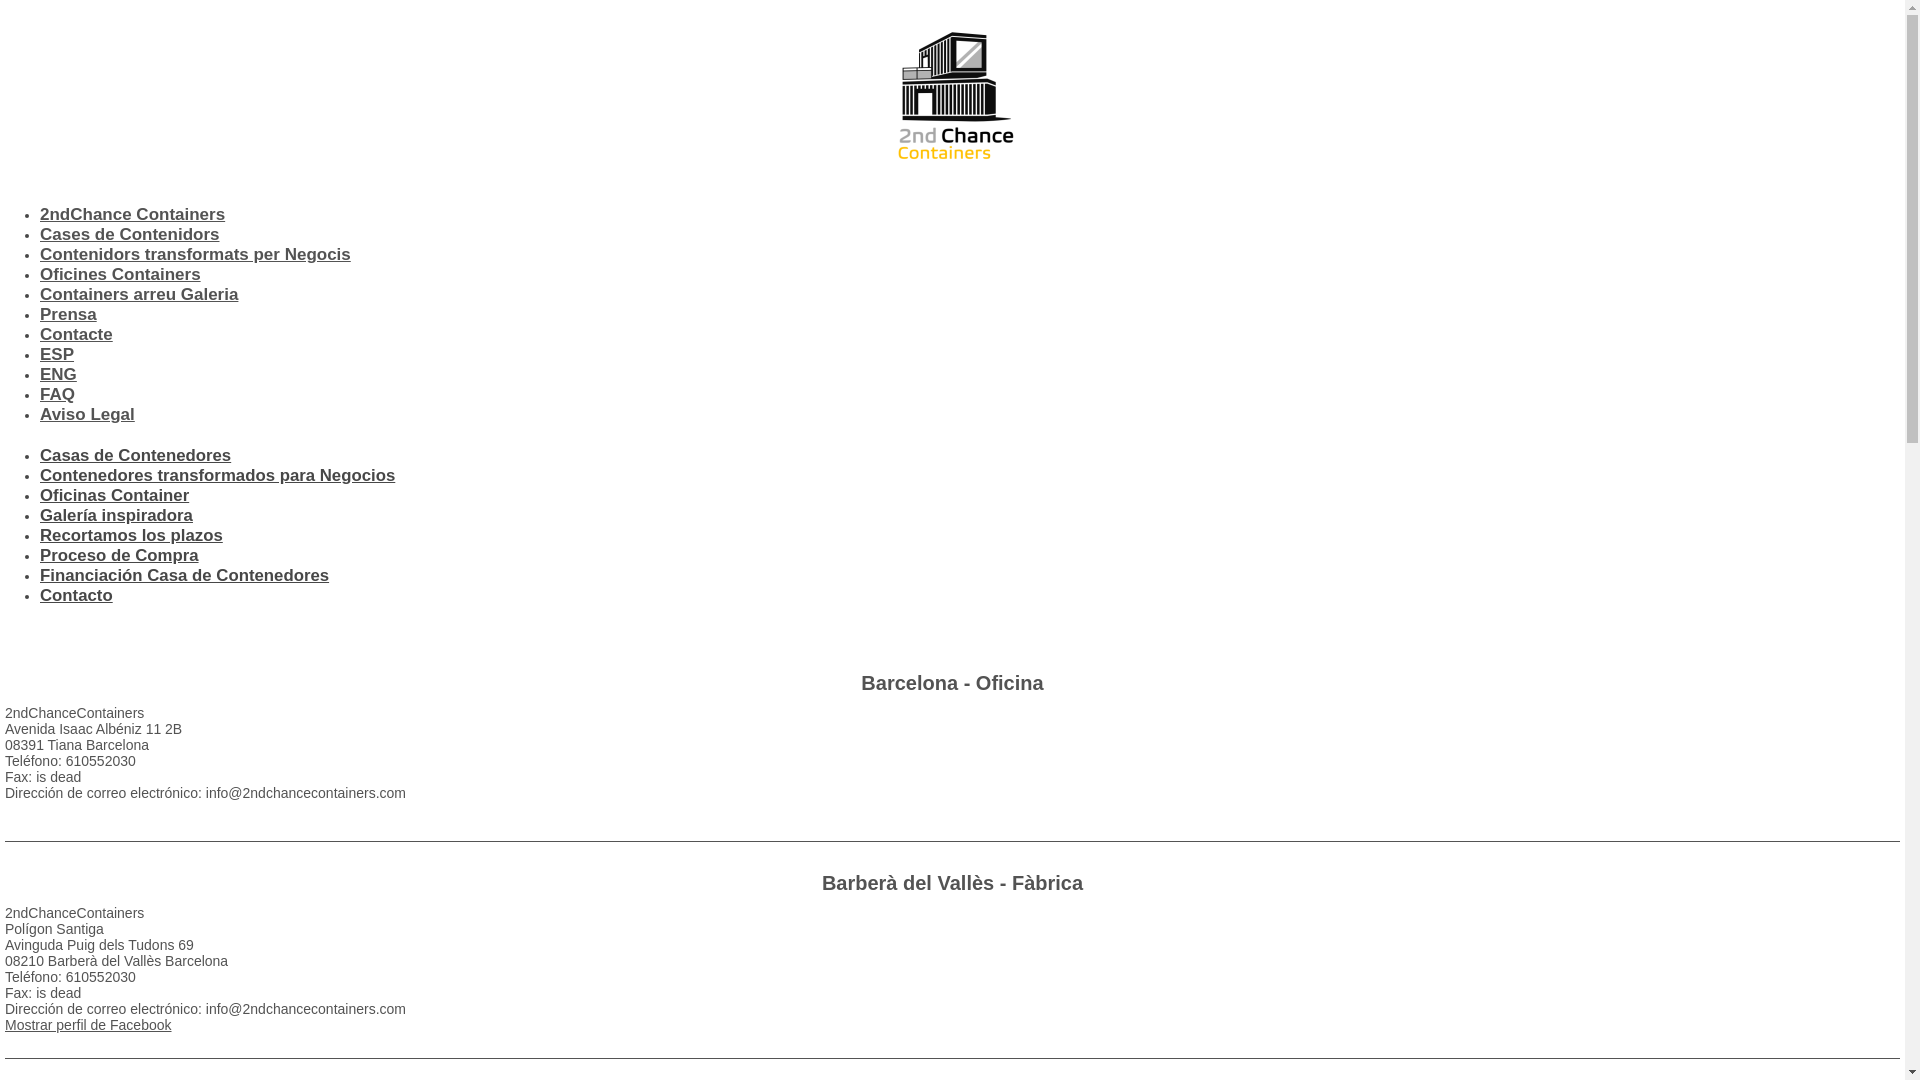 The image size is (1920, 1080). What do you see at coordinates (39, 214) in the screenshot?
I see `'2ndChance Containers'` at bounding box center [39, 214].